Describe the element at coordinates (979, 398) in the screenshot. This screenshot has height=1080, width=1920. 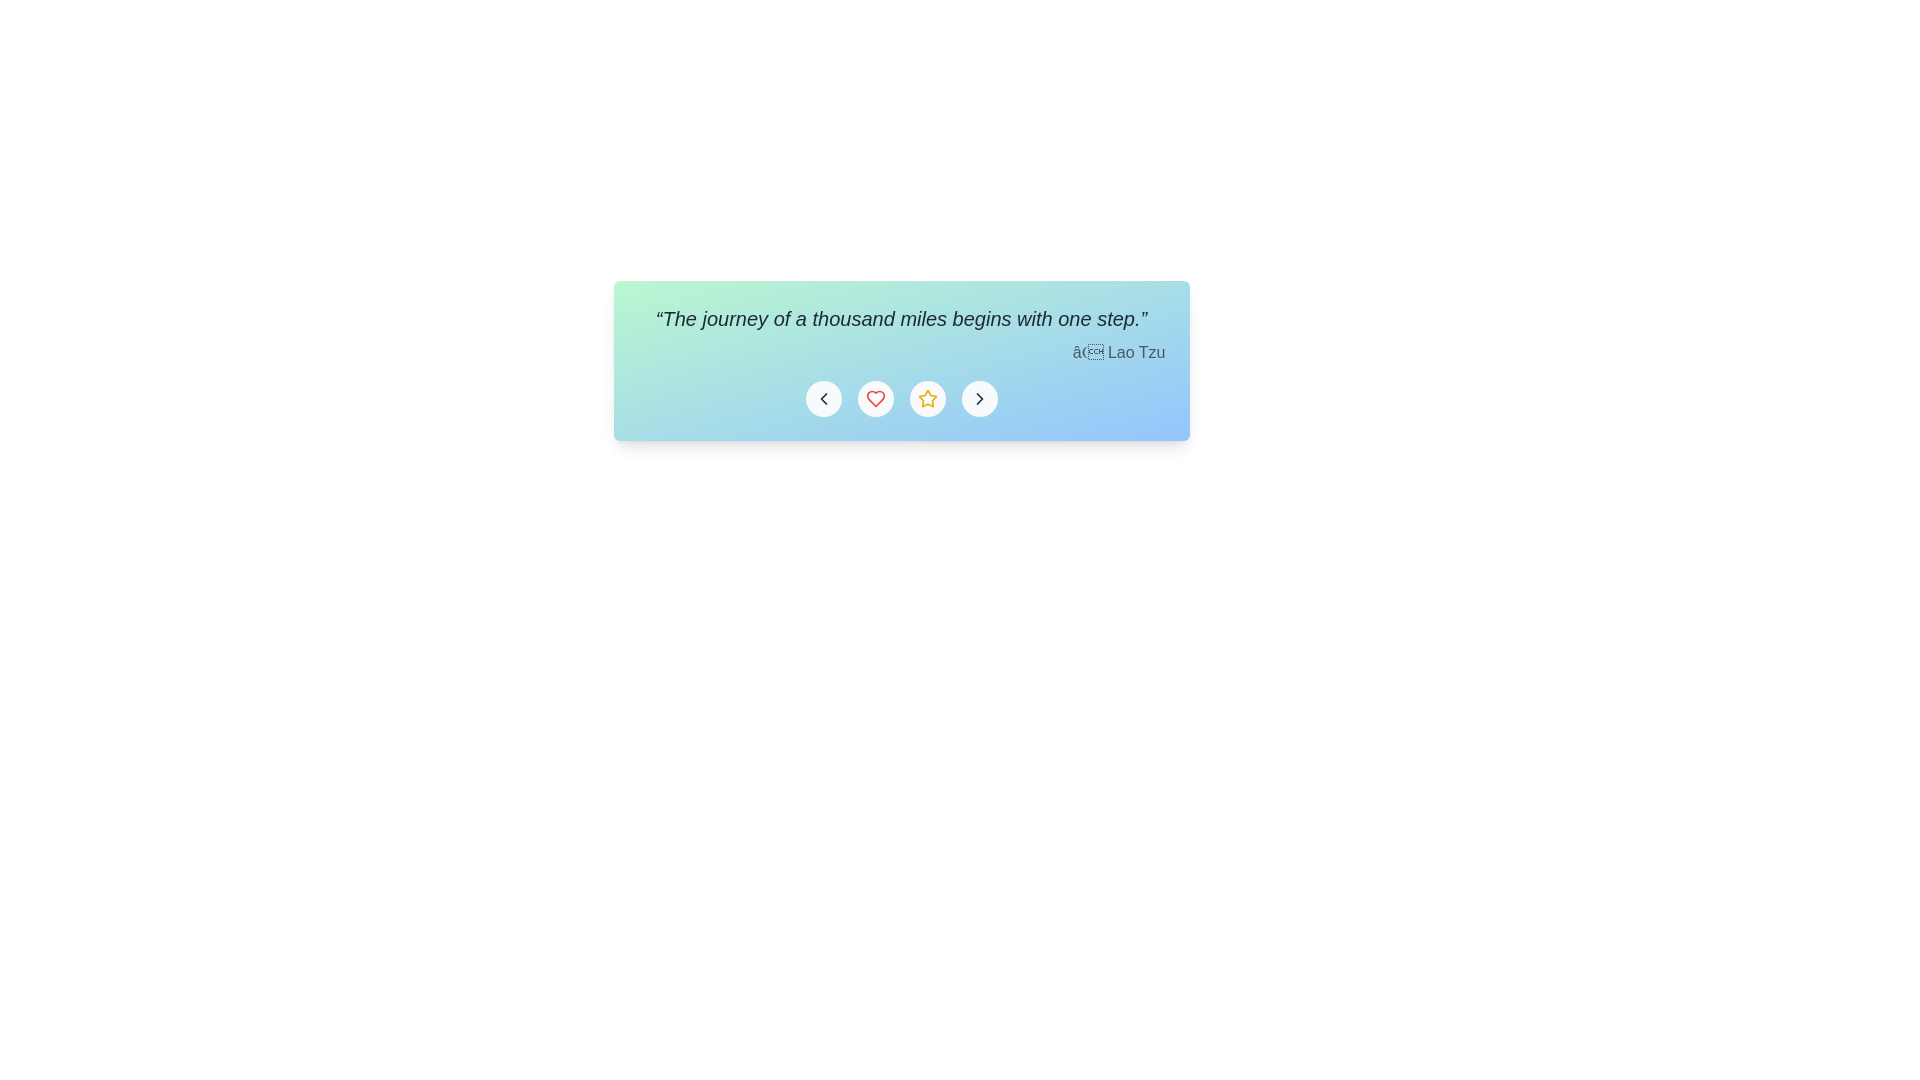
I see `the chevron icon pointing to the right, which serves as a navigation cue among the buttons below the quote and author information` at that location.